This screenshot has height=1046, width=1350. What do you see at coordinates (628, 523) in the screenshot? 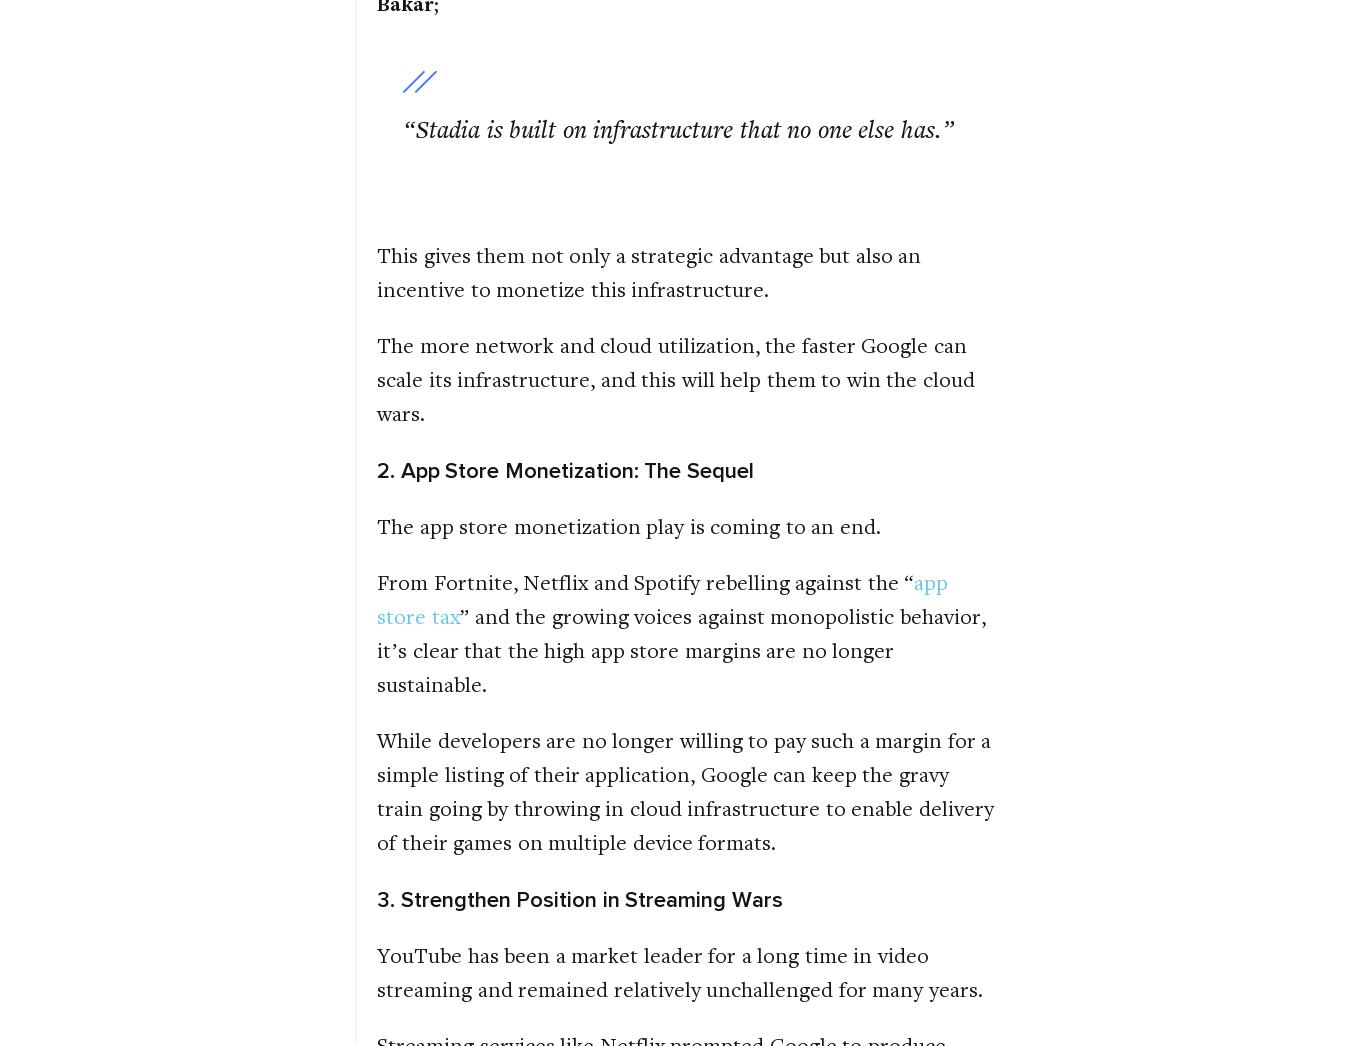
I see `'The app store monetization play is coming to an end.'` at bounding box center [628, 523].